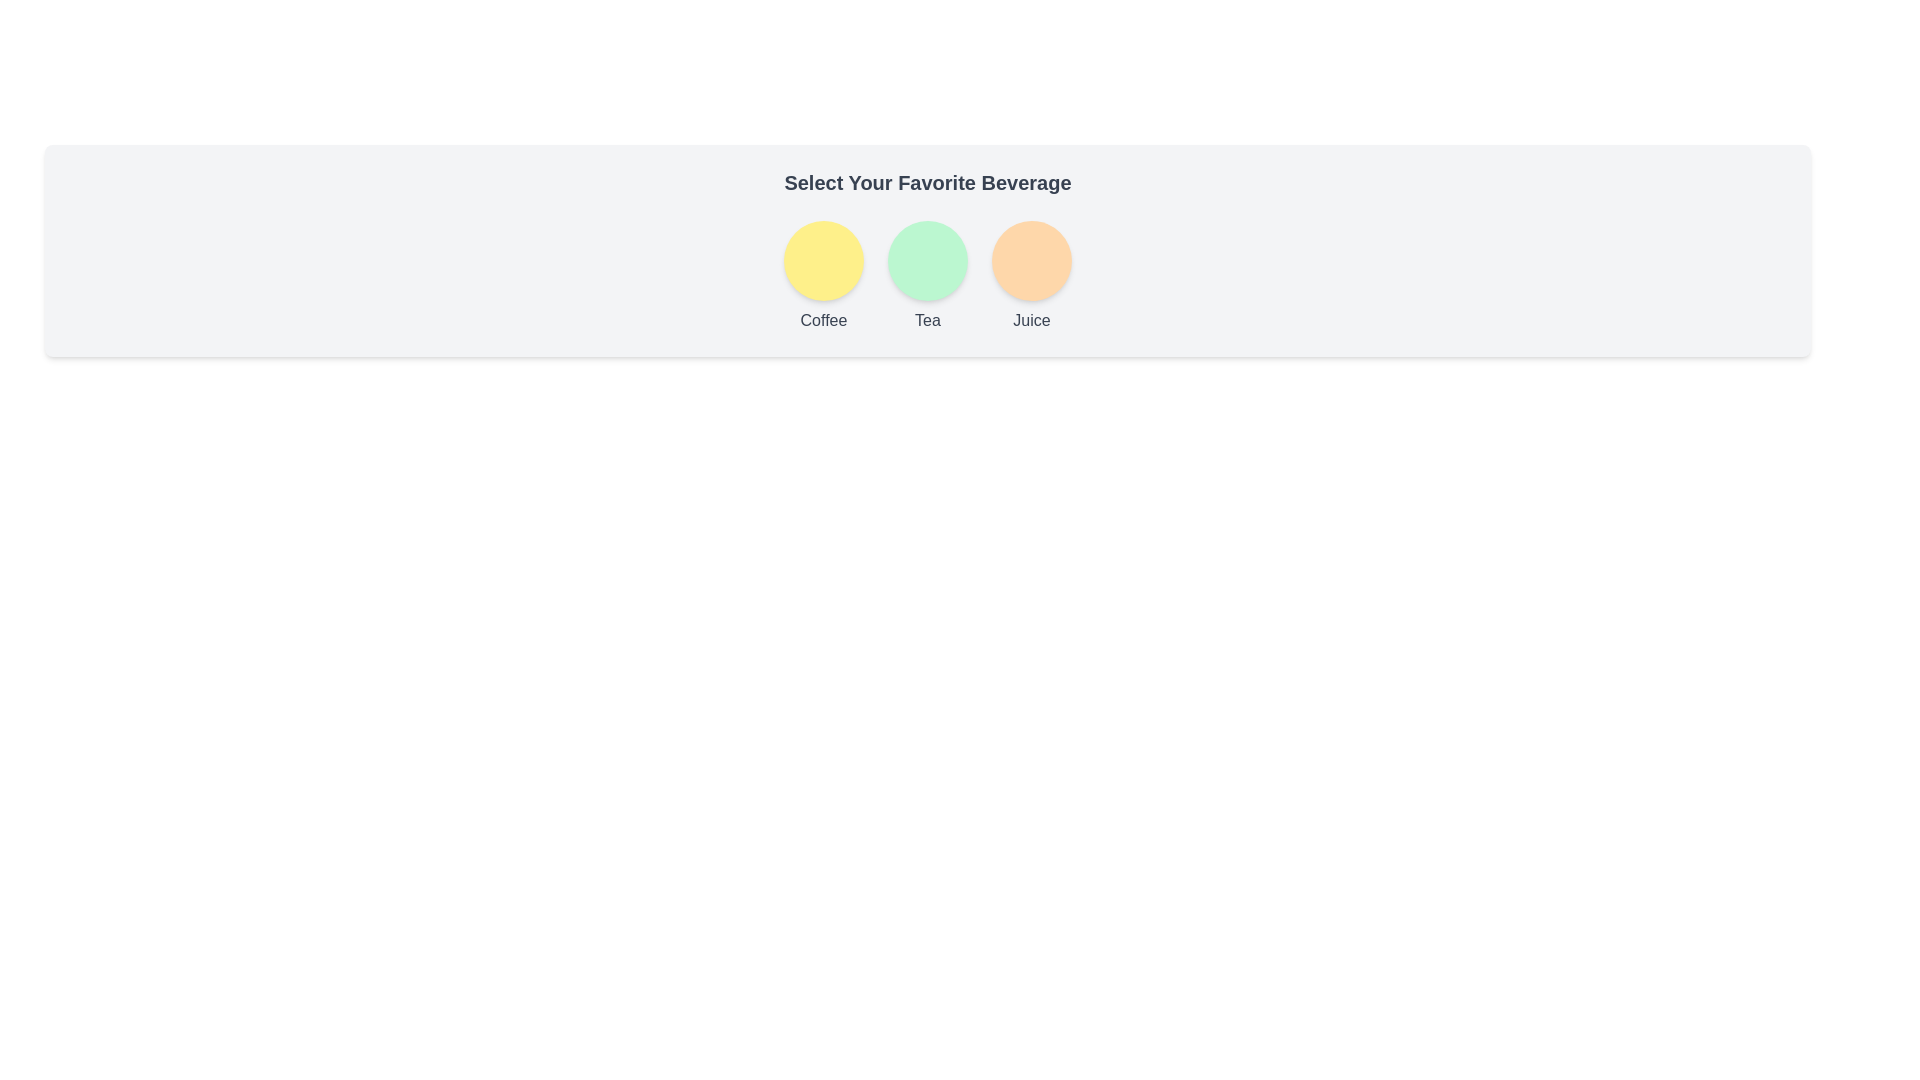 The height and width of the screenshot is (1080, 1920). I want to click on the text label displaying 'Juice', which is colored in gray and located centrally below an orange circular icon in the beverage options layout, so click(1032, 319).